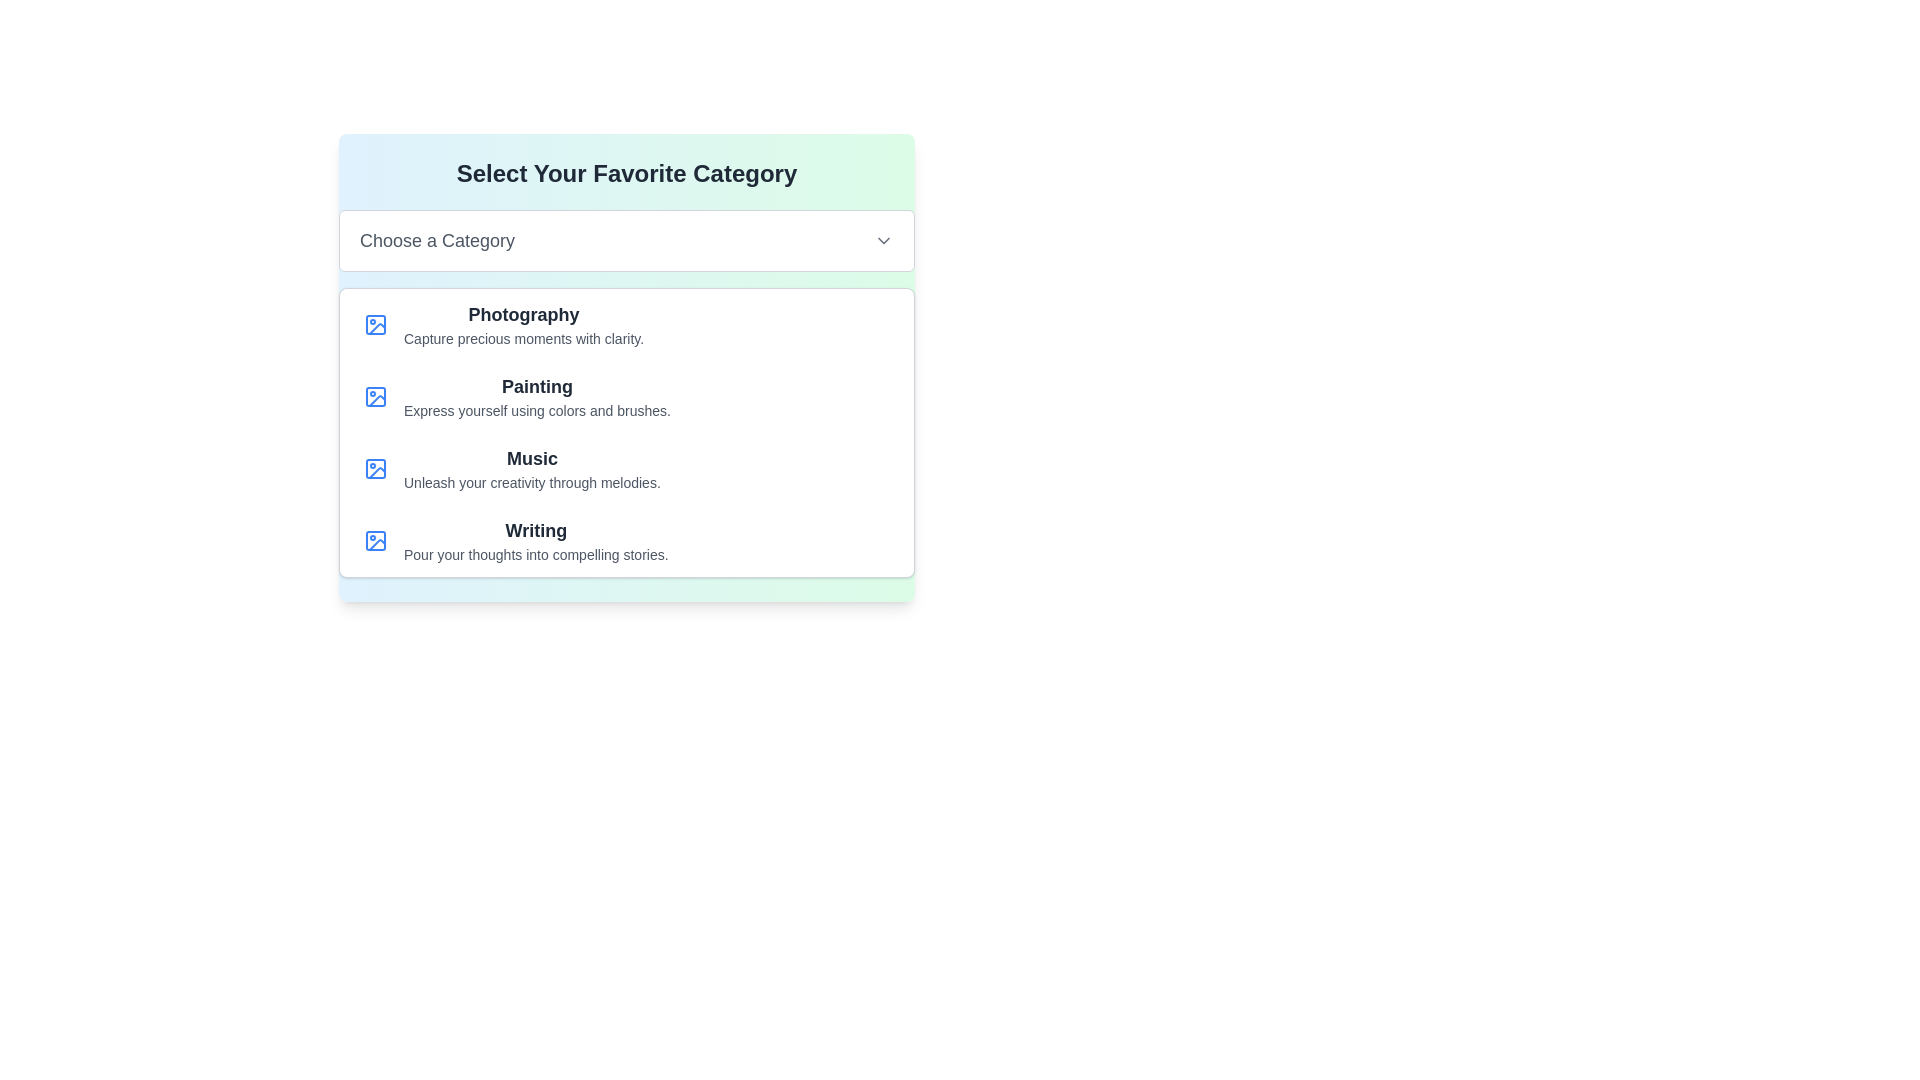  I want to click on the 'Photography' category in the 'Select Your Favorite Category' section, so click(524, 323).